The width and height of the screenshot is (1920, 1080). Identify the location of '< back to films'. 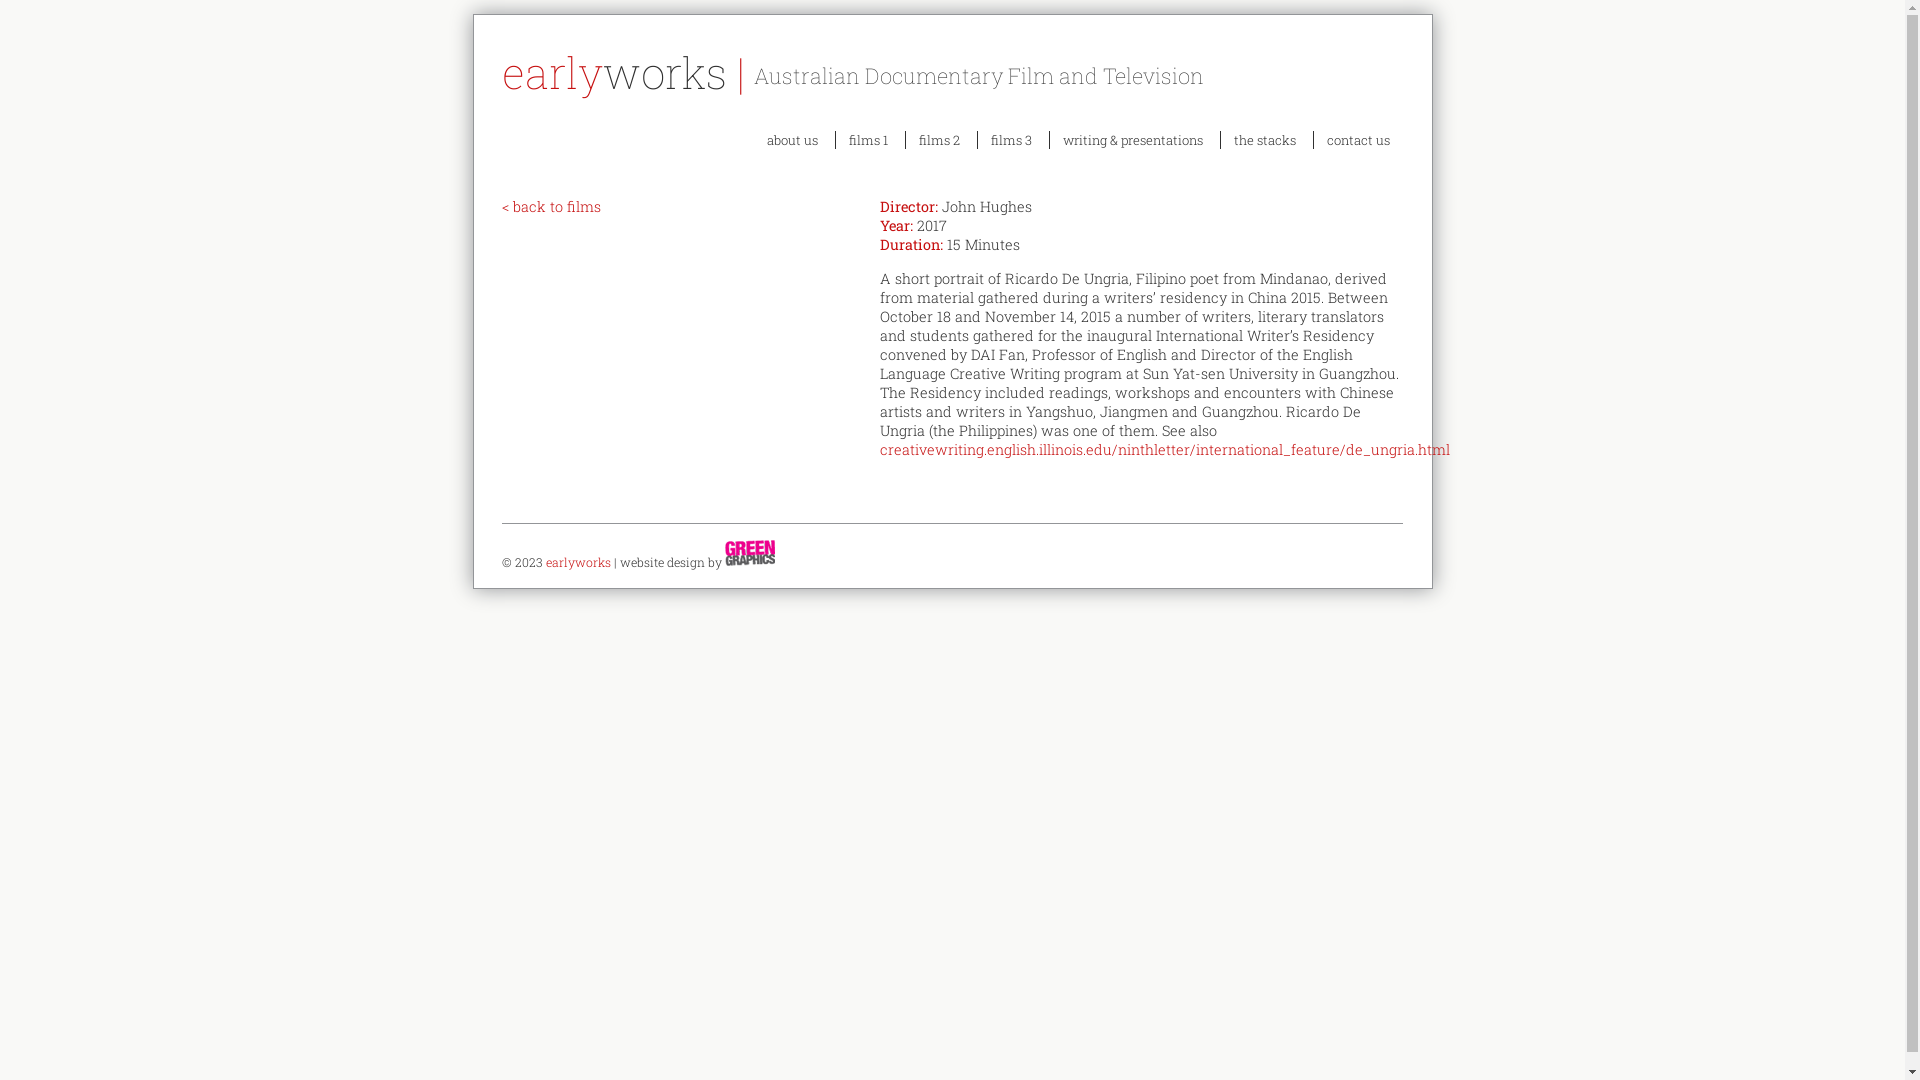
(551, 206).